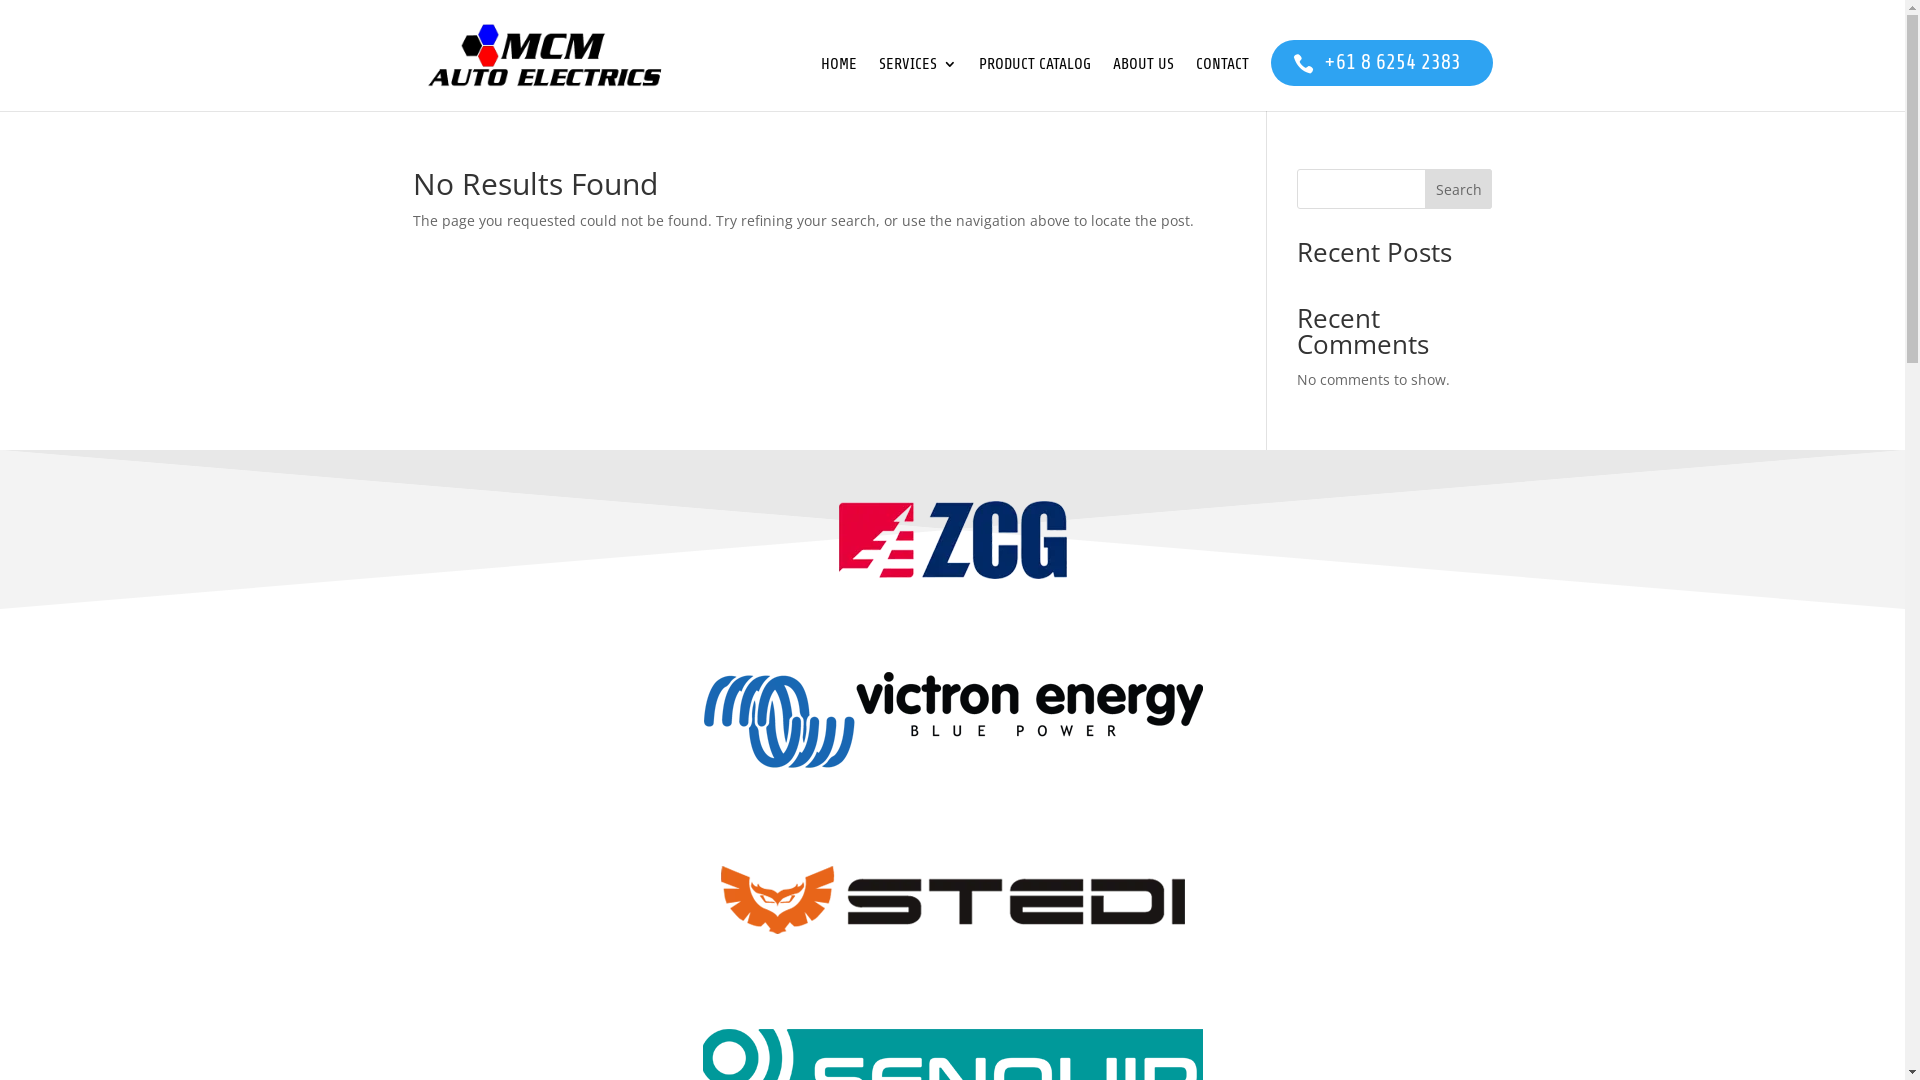  What do you see at coordinates (1269, 61) in the screenshot?
I see `'+61 8 6254 2383'` at bounding box center [1269, 61].